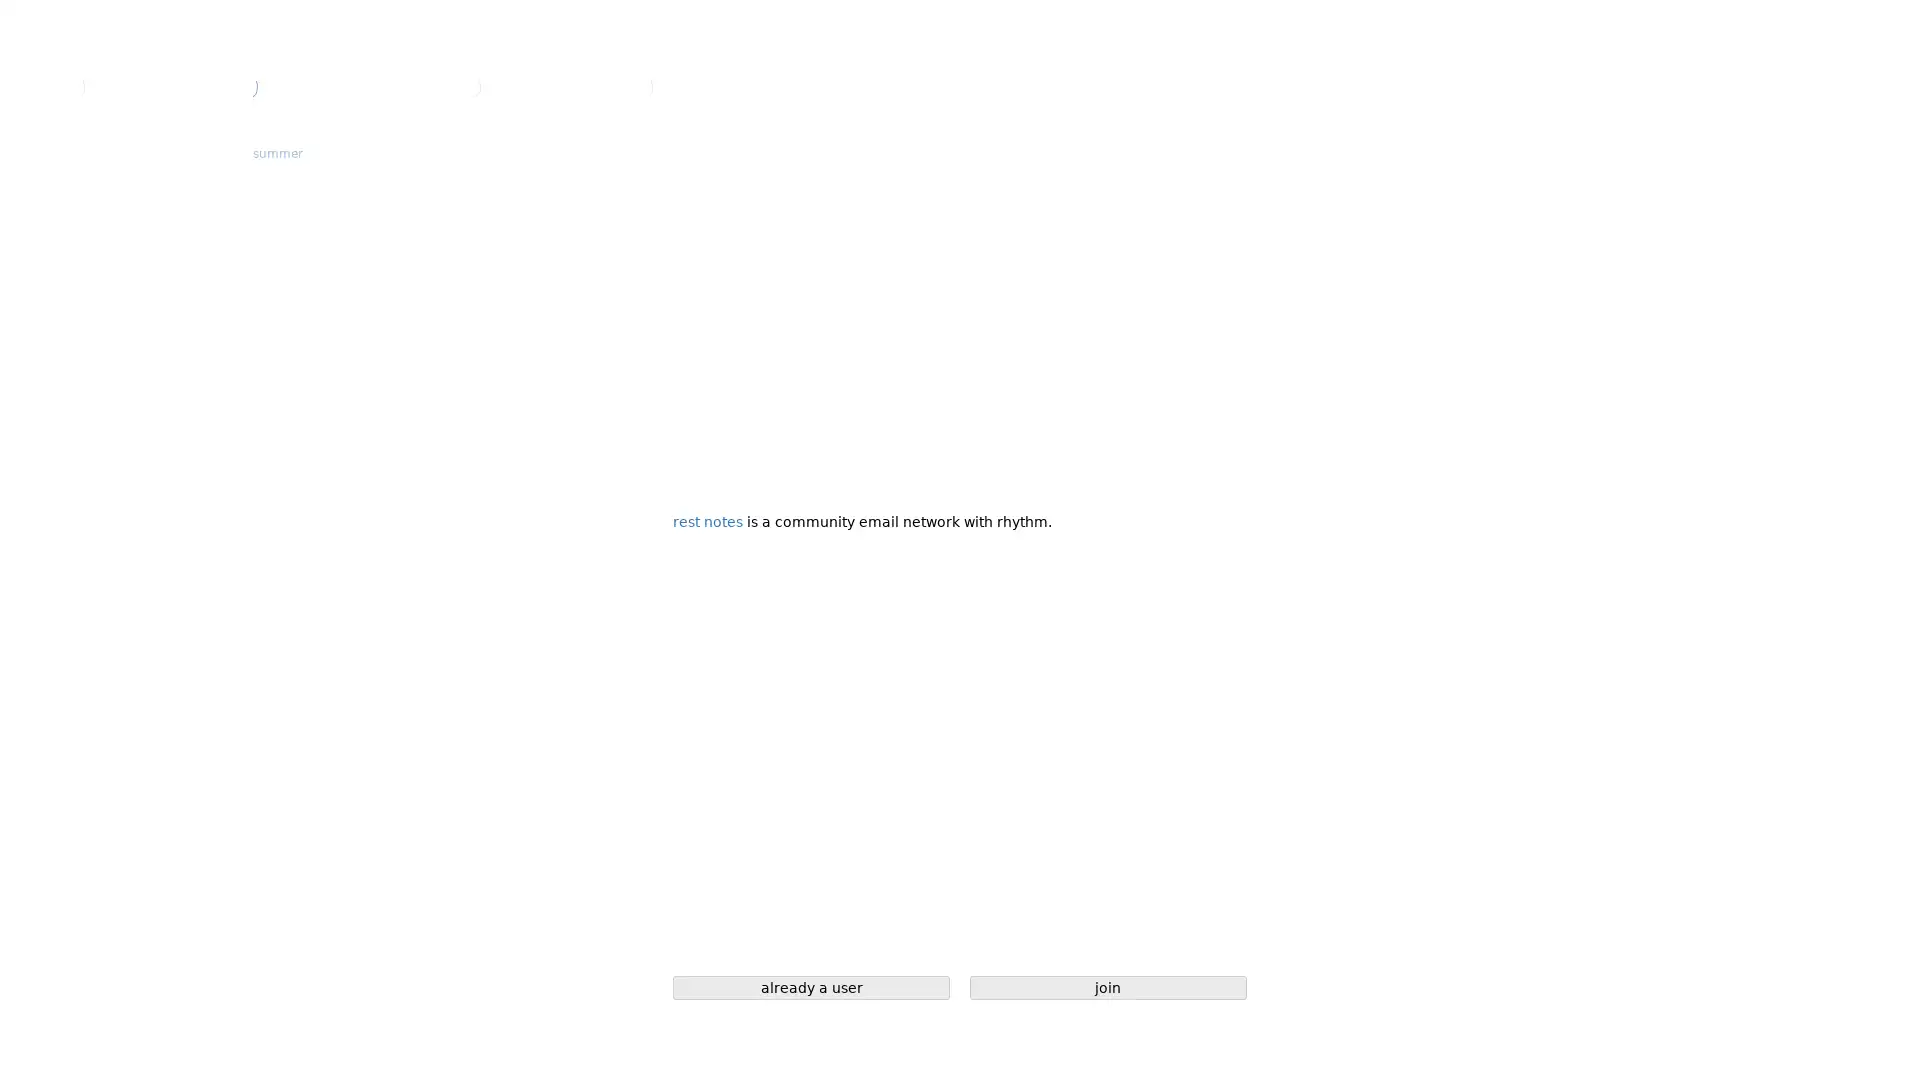 The height and width of the screenshot is (1080, 1920). Describe the element at coordinates (811, 986) in the screenshot. I see `already a user` at that location.